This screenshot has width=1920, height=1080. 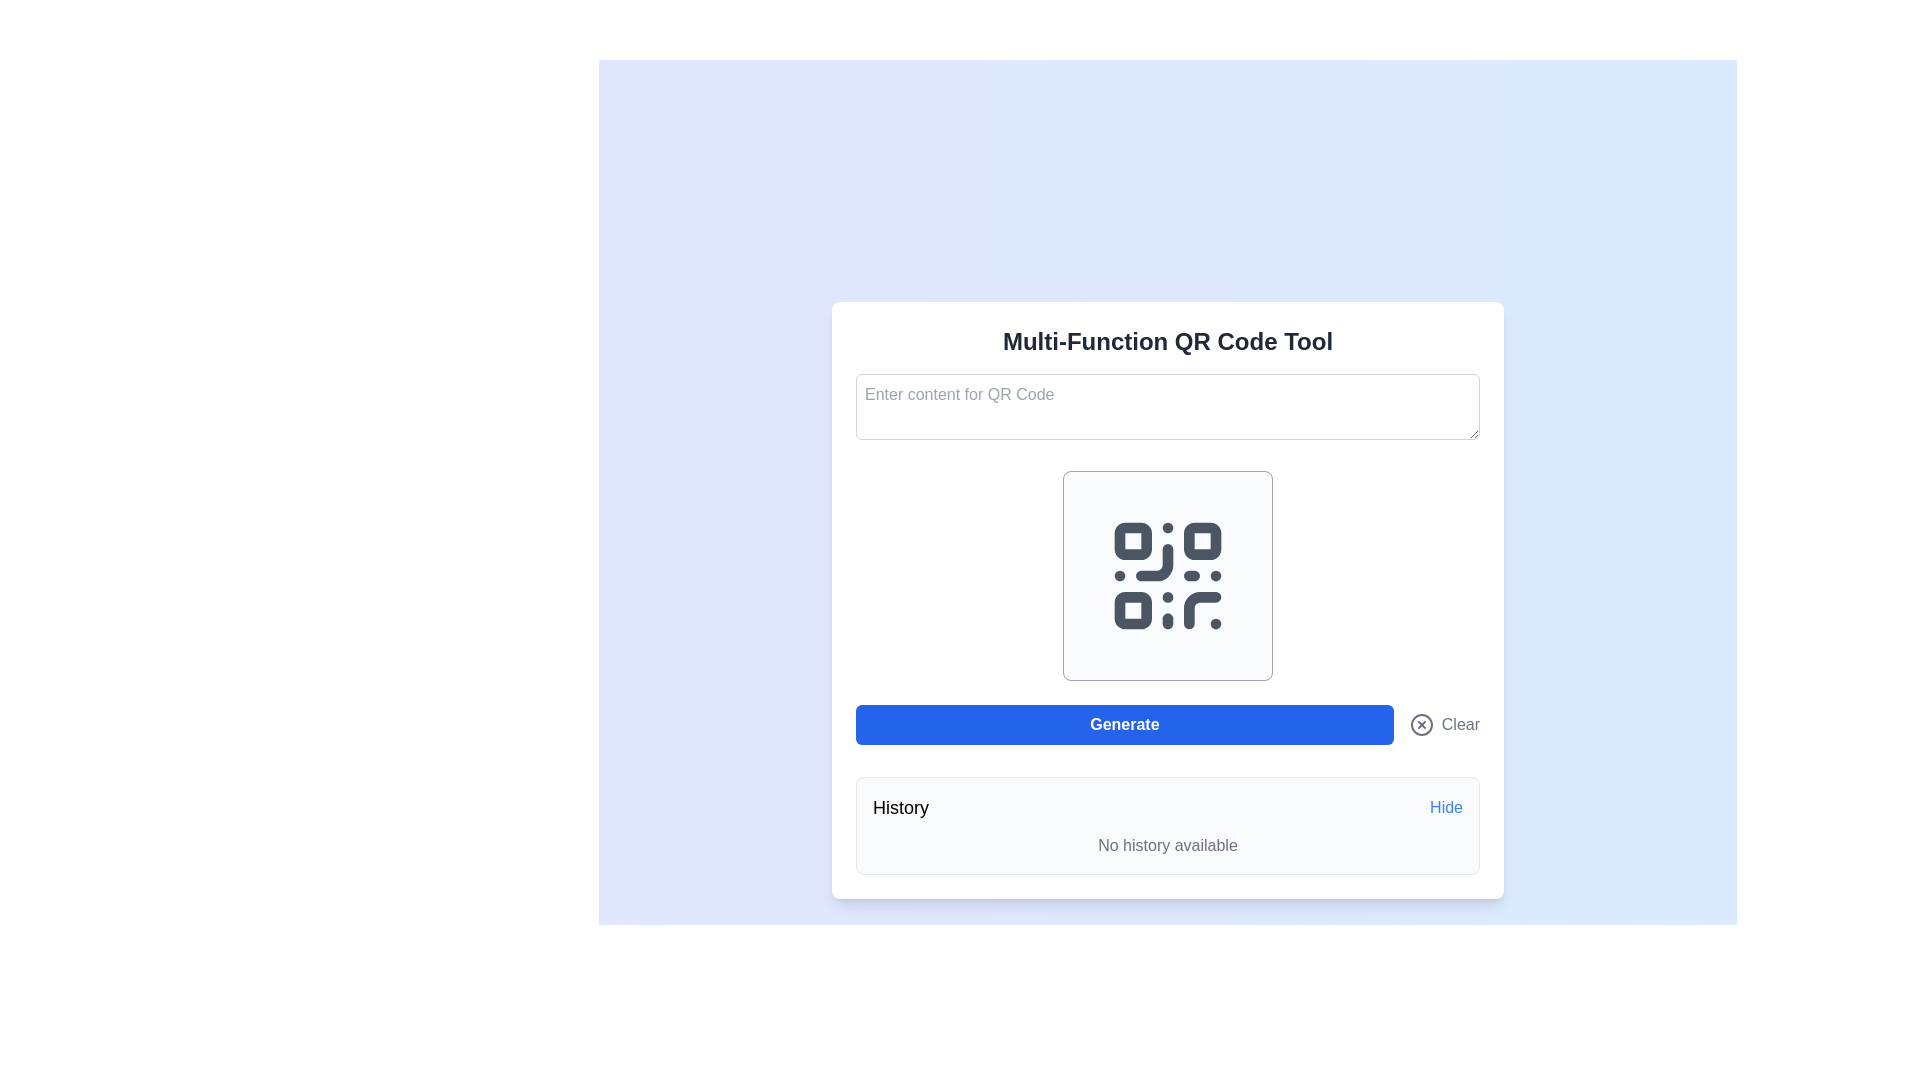 What do you see at coordinates (1133, 609) in the screenshot?
I see `the graphical square element located in the bottom-left corner of the QR code representation, which is the third square among its siblings` at bounding box center [1133, 609].